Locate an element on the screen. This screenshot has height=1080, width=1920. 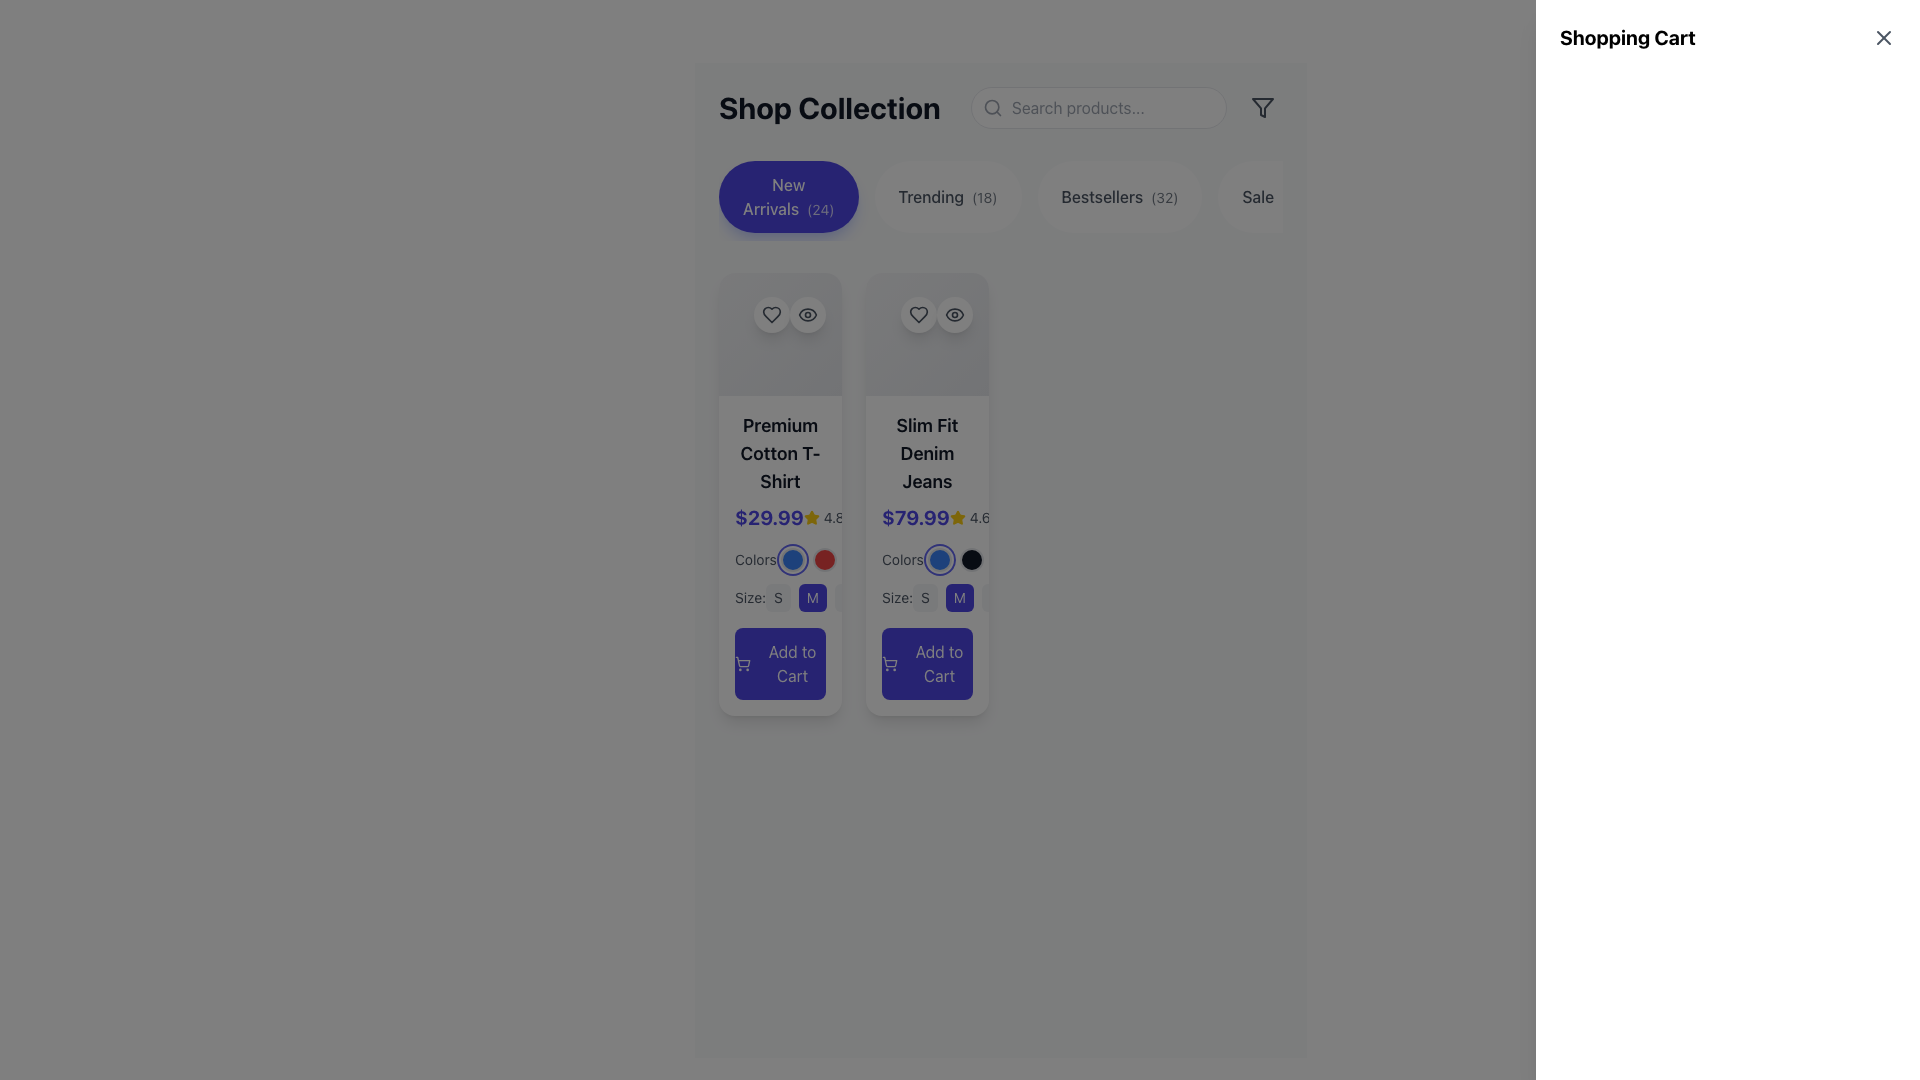
the circular button with an eye-shaped icon in the top right corner of the card component is located at coordinates (807, 315).